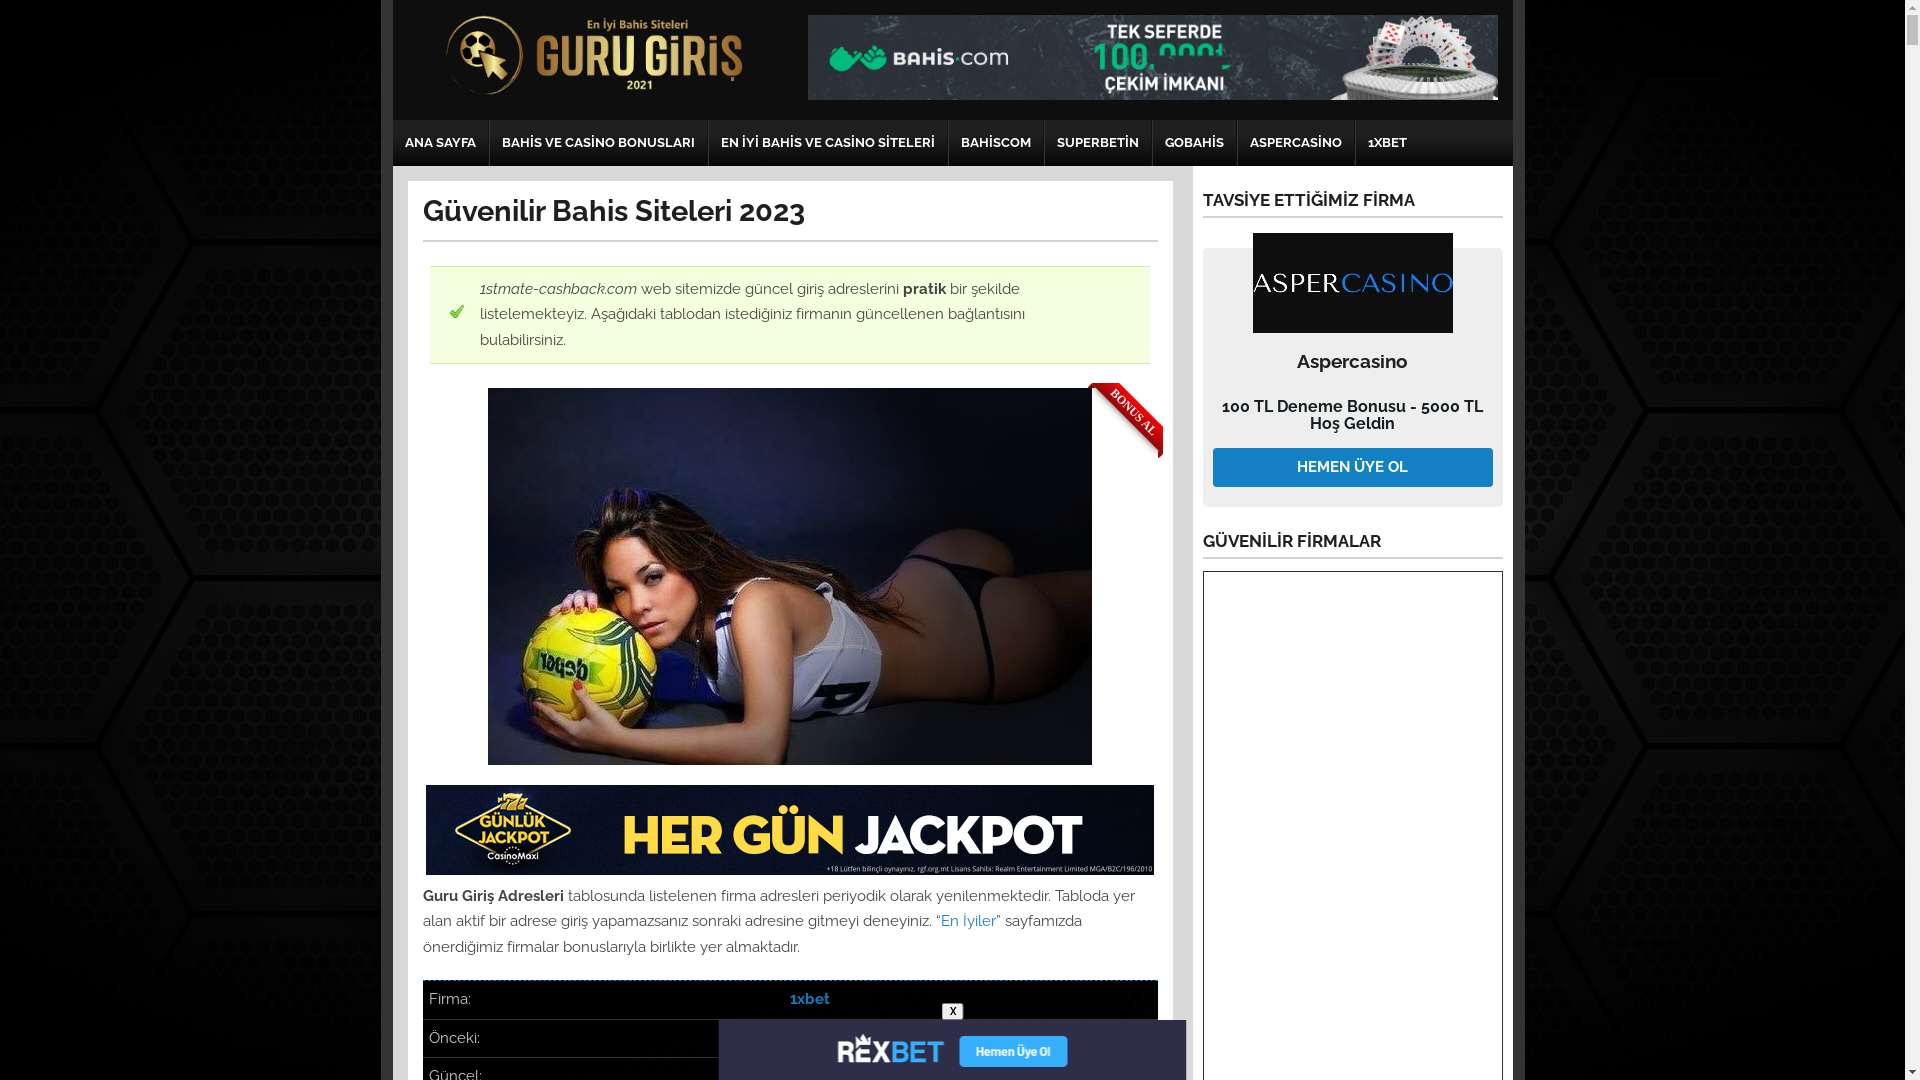 The height and width of the screenshot is (1080, 1920). Describe the element at coordinates (952, 1011) in the screenshot. I see `'X'` at that location.